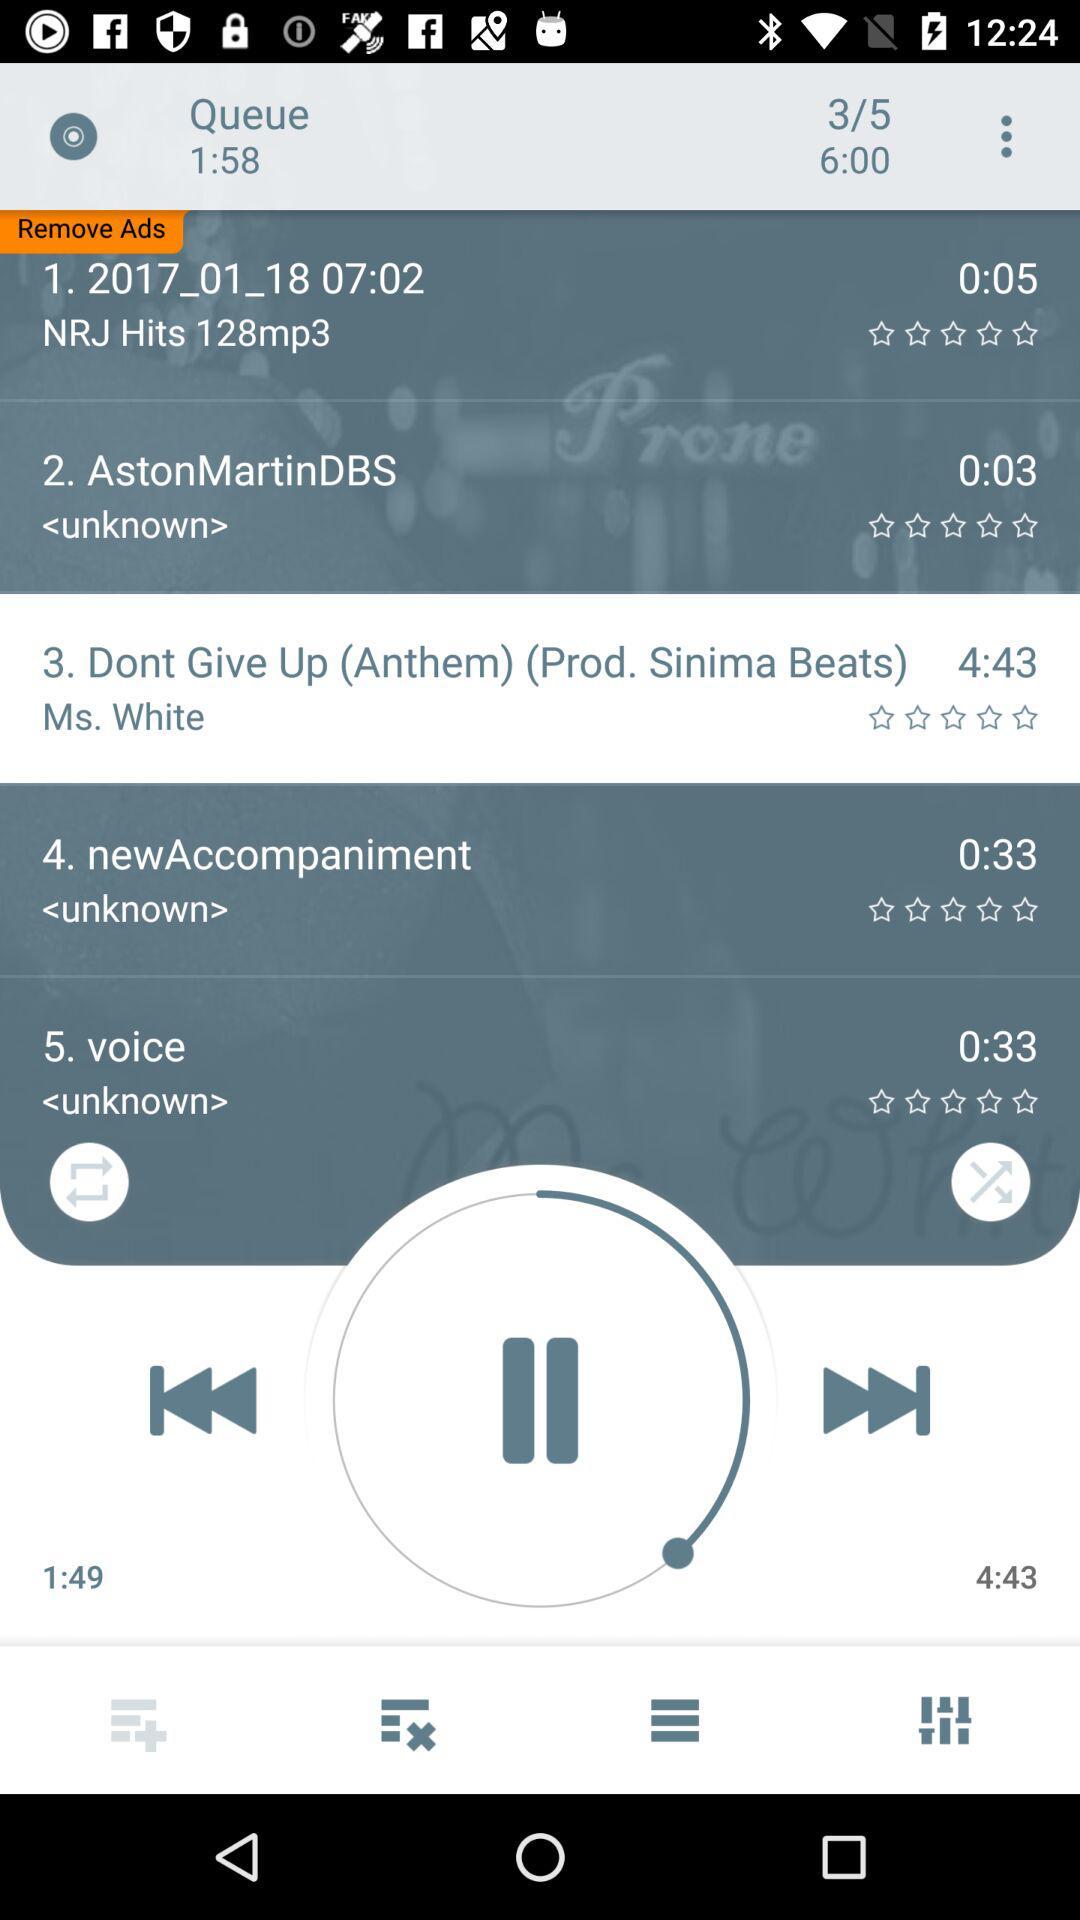 Image resolution: width=1080 pixels, height=1920 pixels. I want to click on the more icon, so click(405, 1719).